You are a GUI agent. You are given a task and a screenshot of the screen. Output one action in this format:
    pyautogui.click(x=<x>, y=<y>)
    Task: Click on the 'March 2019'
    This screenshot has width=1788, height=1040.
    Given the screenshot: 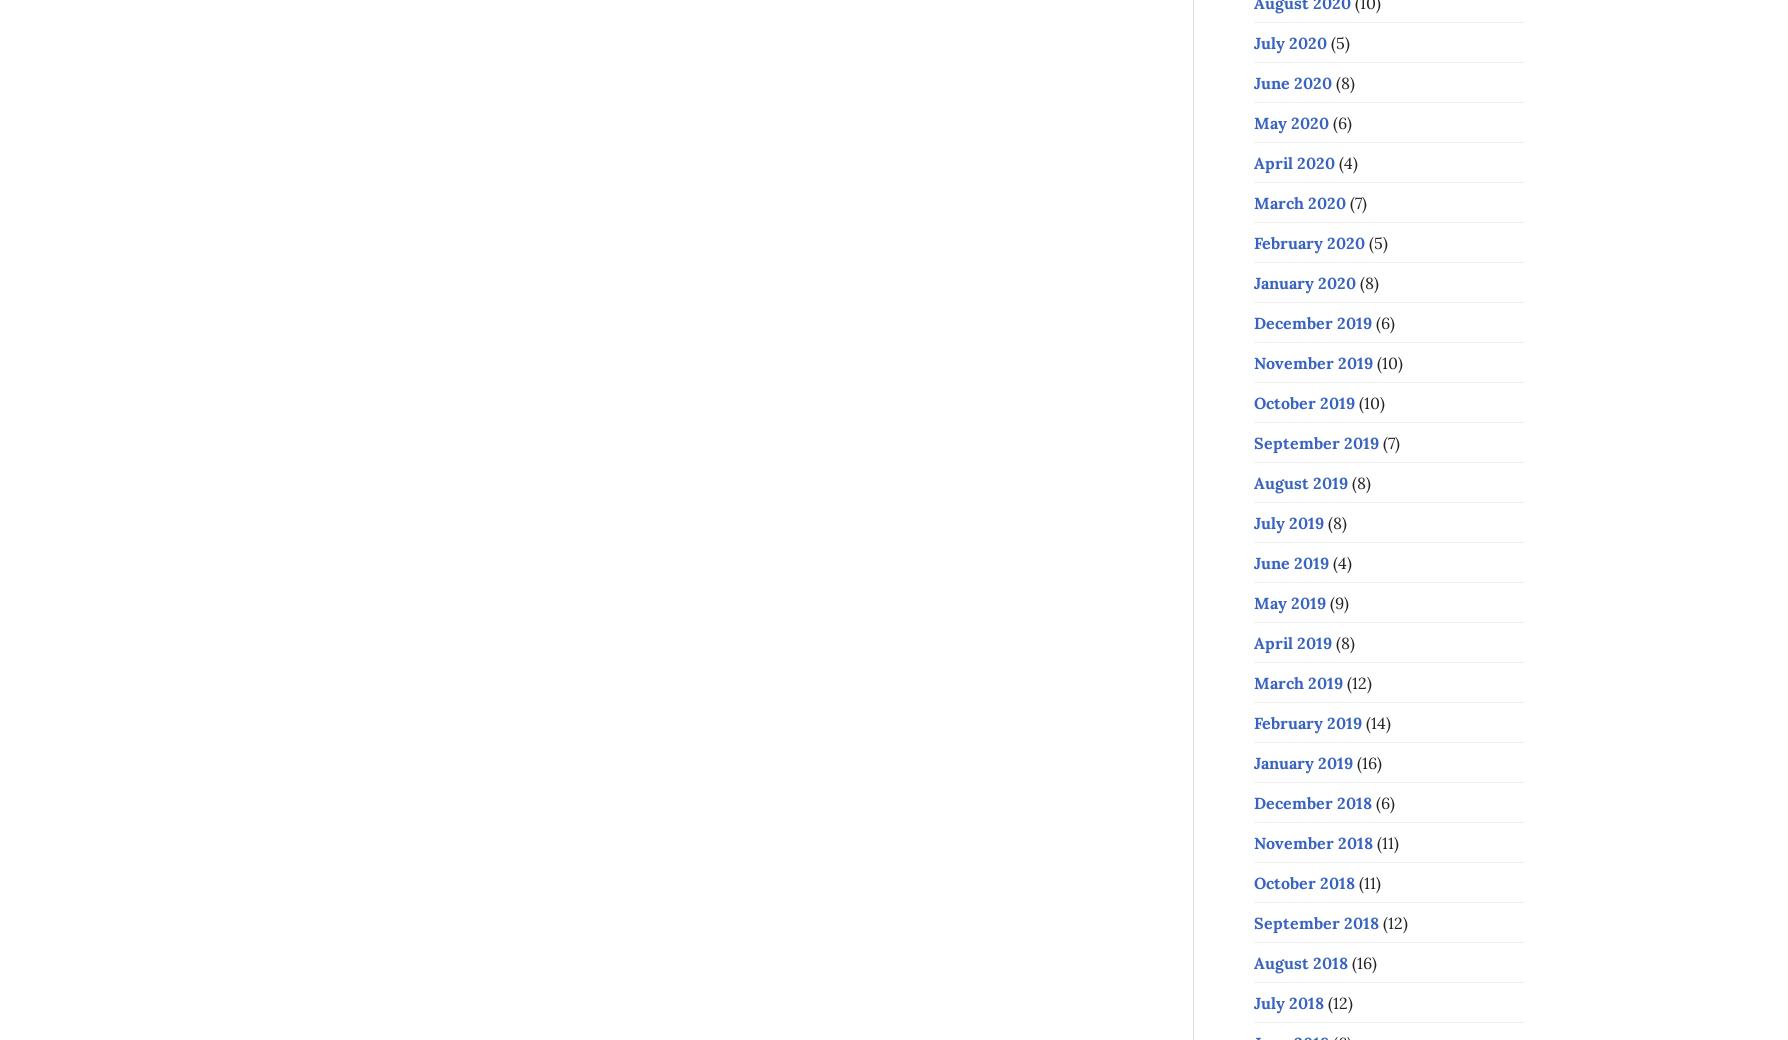 What is the action you would take?
    pyautogui.click(x=1297, y=682)
    